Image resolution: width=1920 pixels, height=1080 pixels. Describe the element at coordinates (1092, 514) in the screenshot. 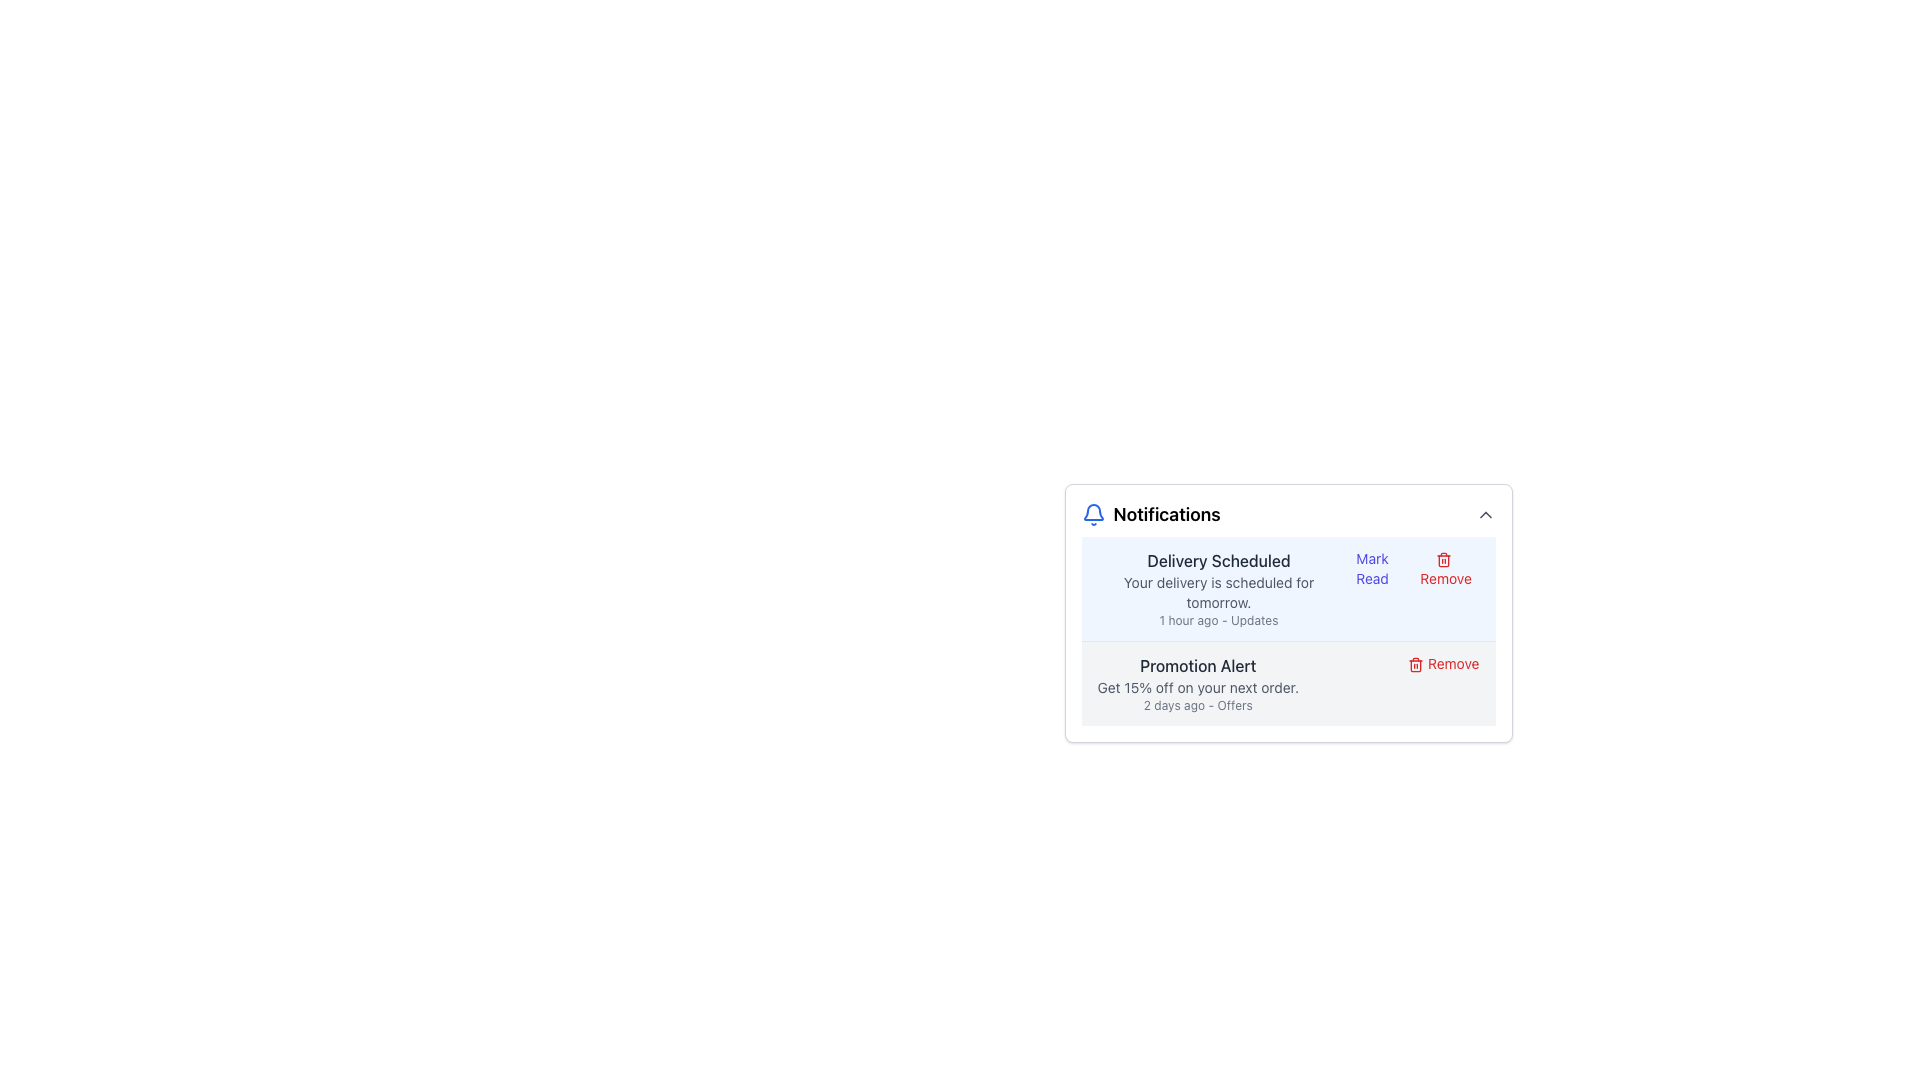

I see `the notification icon button located at the top-left corner of the notification panel, adjacent to the text 'Notifications'` at that location.